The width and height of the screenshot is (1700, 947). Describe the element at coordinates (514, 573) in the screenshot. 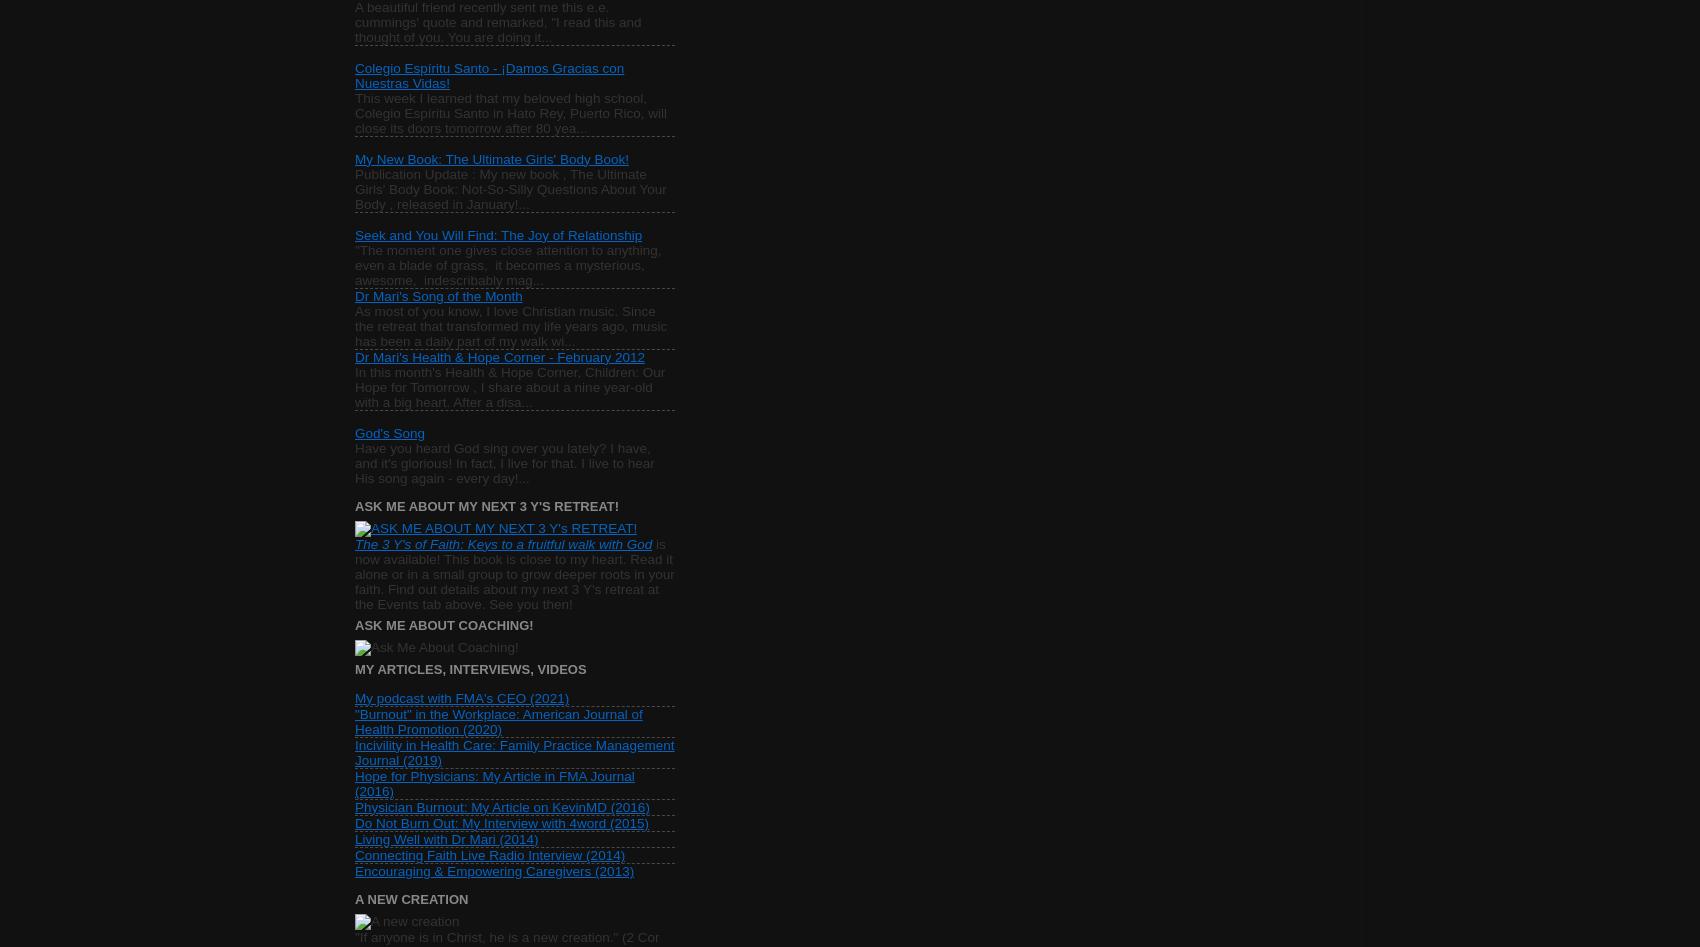

I see `'is now available! This book is close to my heart. Read it alone or in a small group to grow deeper roots in your faith. Find out details about my next 3 Y's retreat at the Events tab above. See you then!'` at that location.